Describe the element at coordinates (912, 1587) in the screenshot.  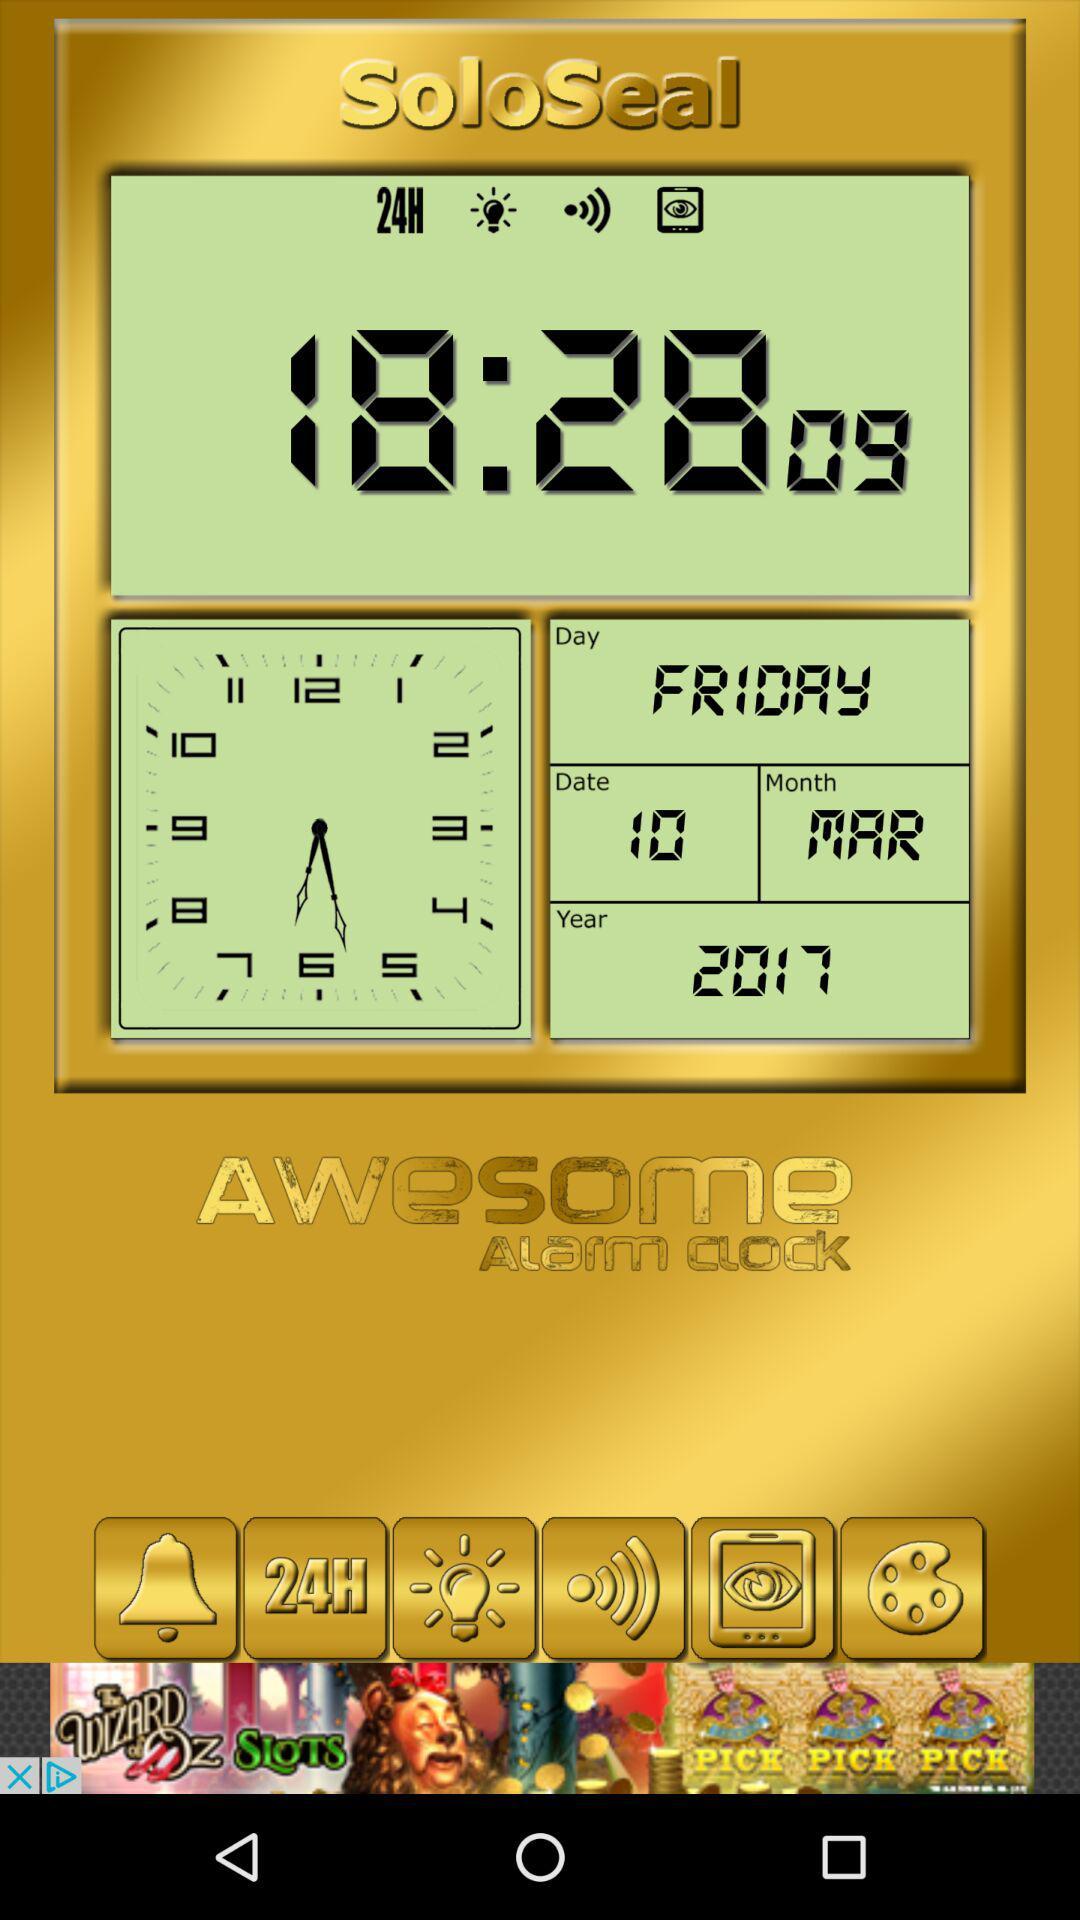
I see `click button` at that location.